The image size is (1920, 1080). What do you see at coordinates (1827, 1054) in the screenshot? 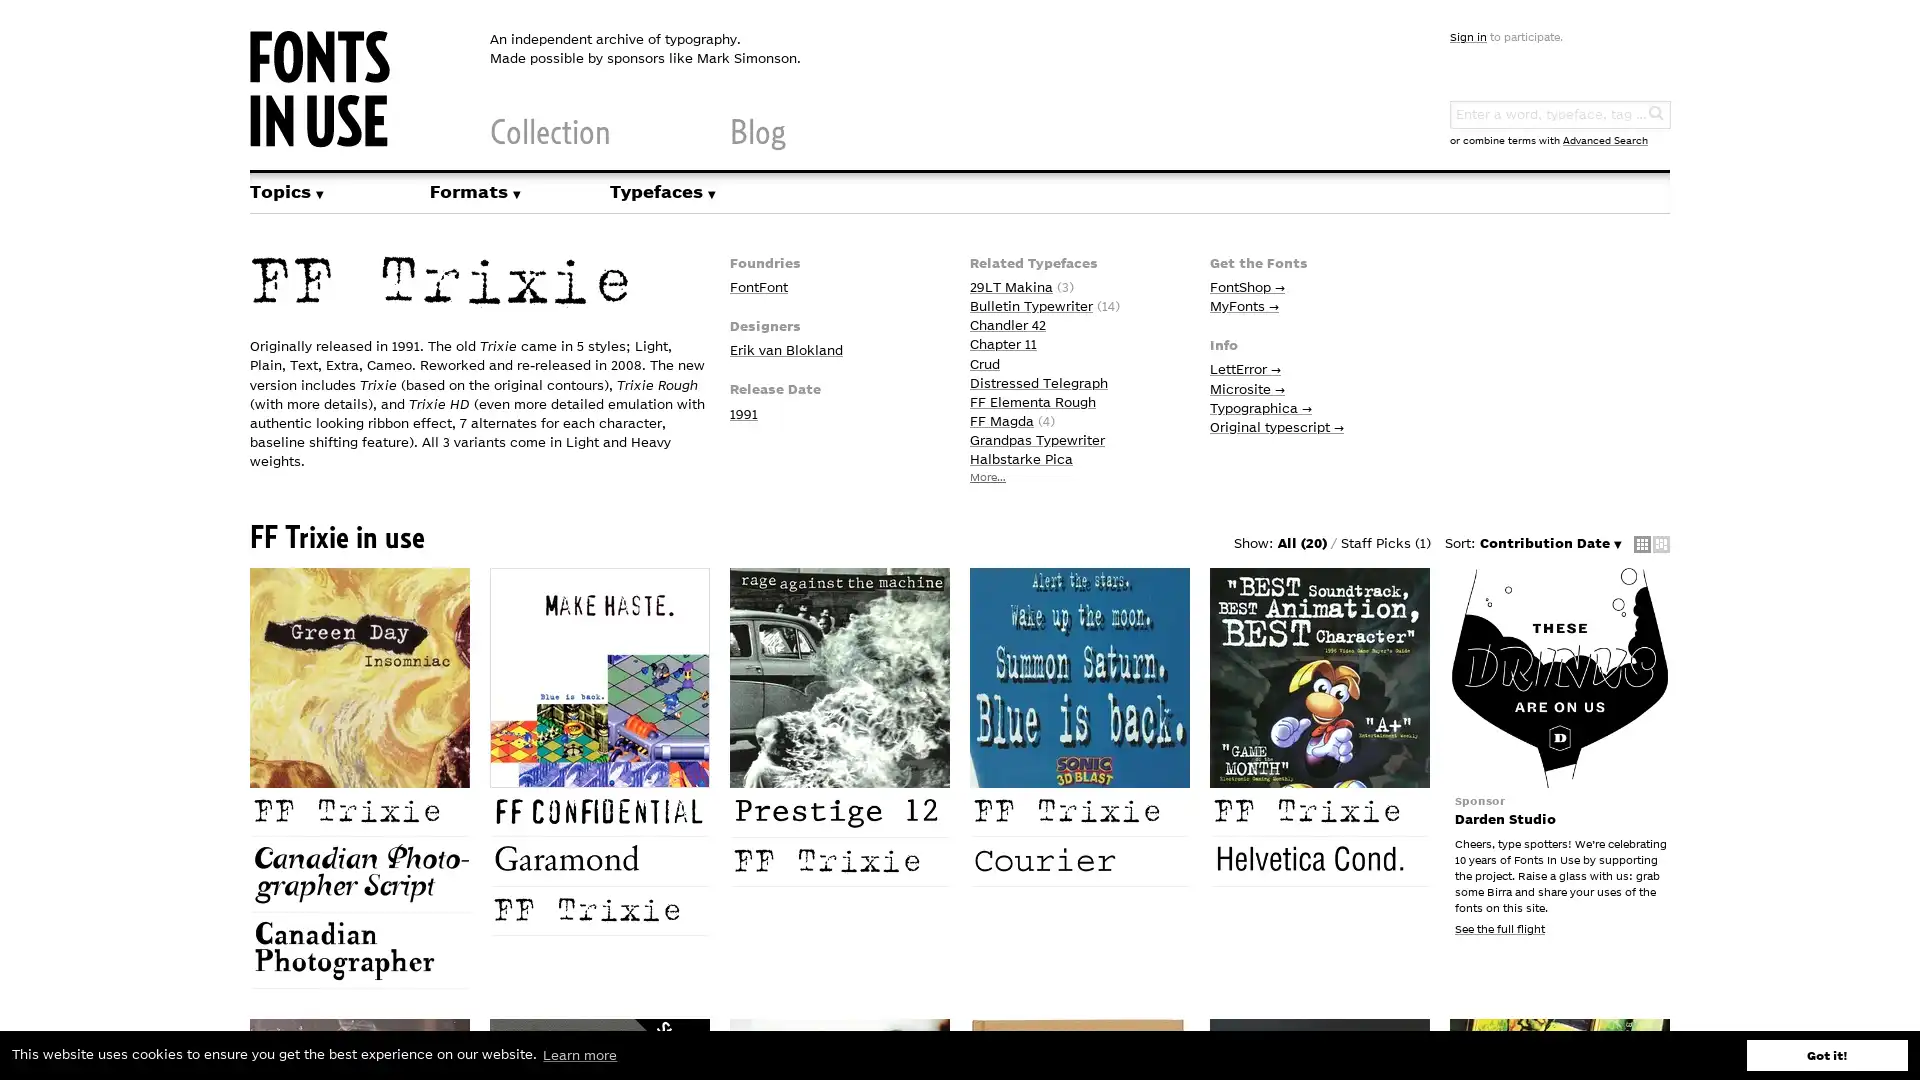
I see `dismiss cookie message` at bounding box center [1827, 1054].